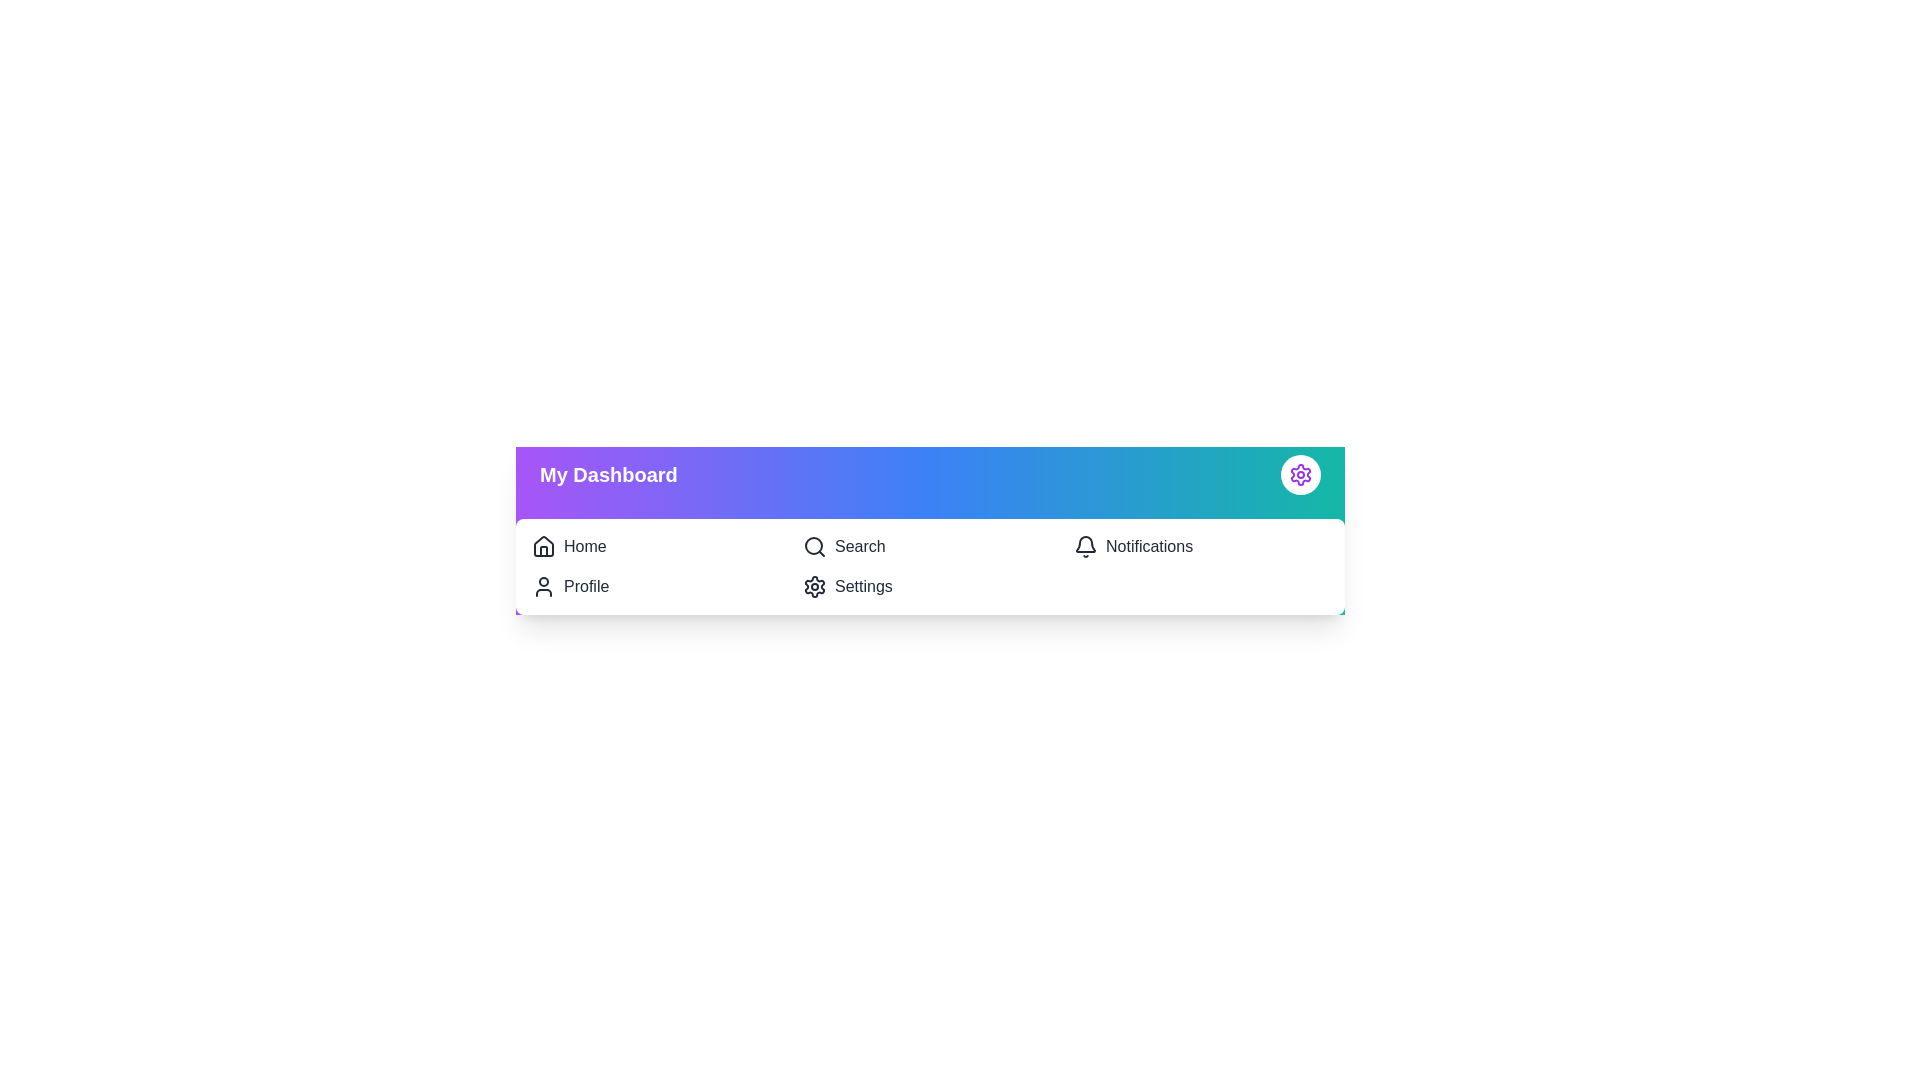 The width and height of the screenshot is (1920, 1080). Describe the element at coordinates (1300, 474) in the screenshot. I see `the settings button to toggle the menu visibility` at that location.